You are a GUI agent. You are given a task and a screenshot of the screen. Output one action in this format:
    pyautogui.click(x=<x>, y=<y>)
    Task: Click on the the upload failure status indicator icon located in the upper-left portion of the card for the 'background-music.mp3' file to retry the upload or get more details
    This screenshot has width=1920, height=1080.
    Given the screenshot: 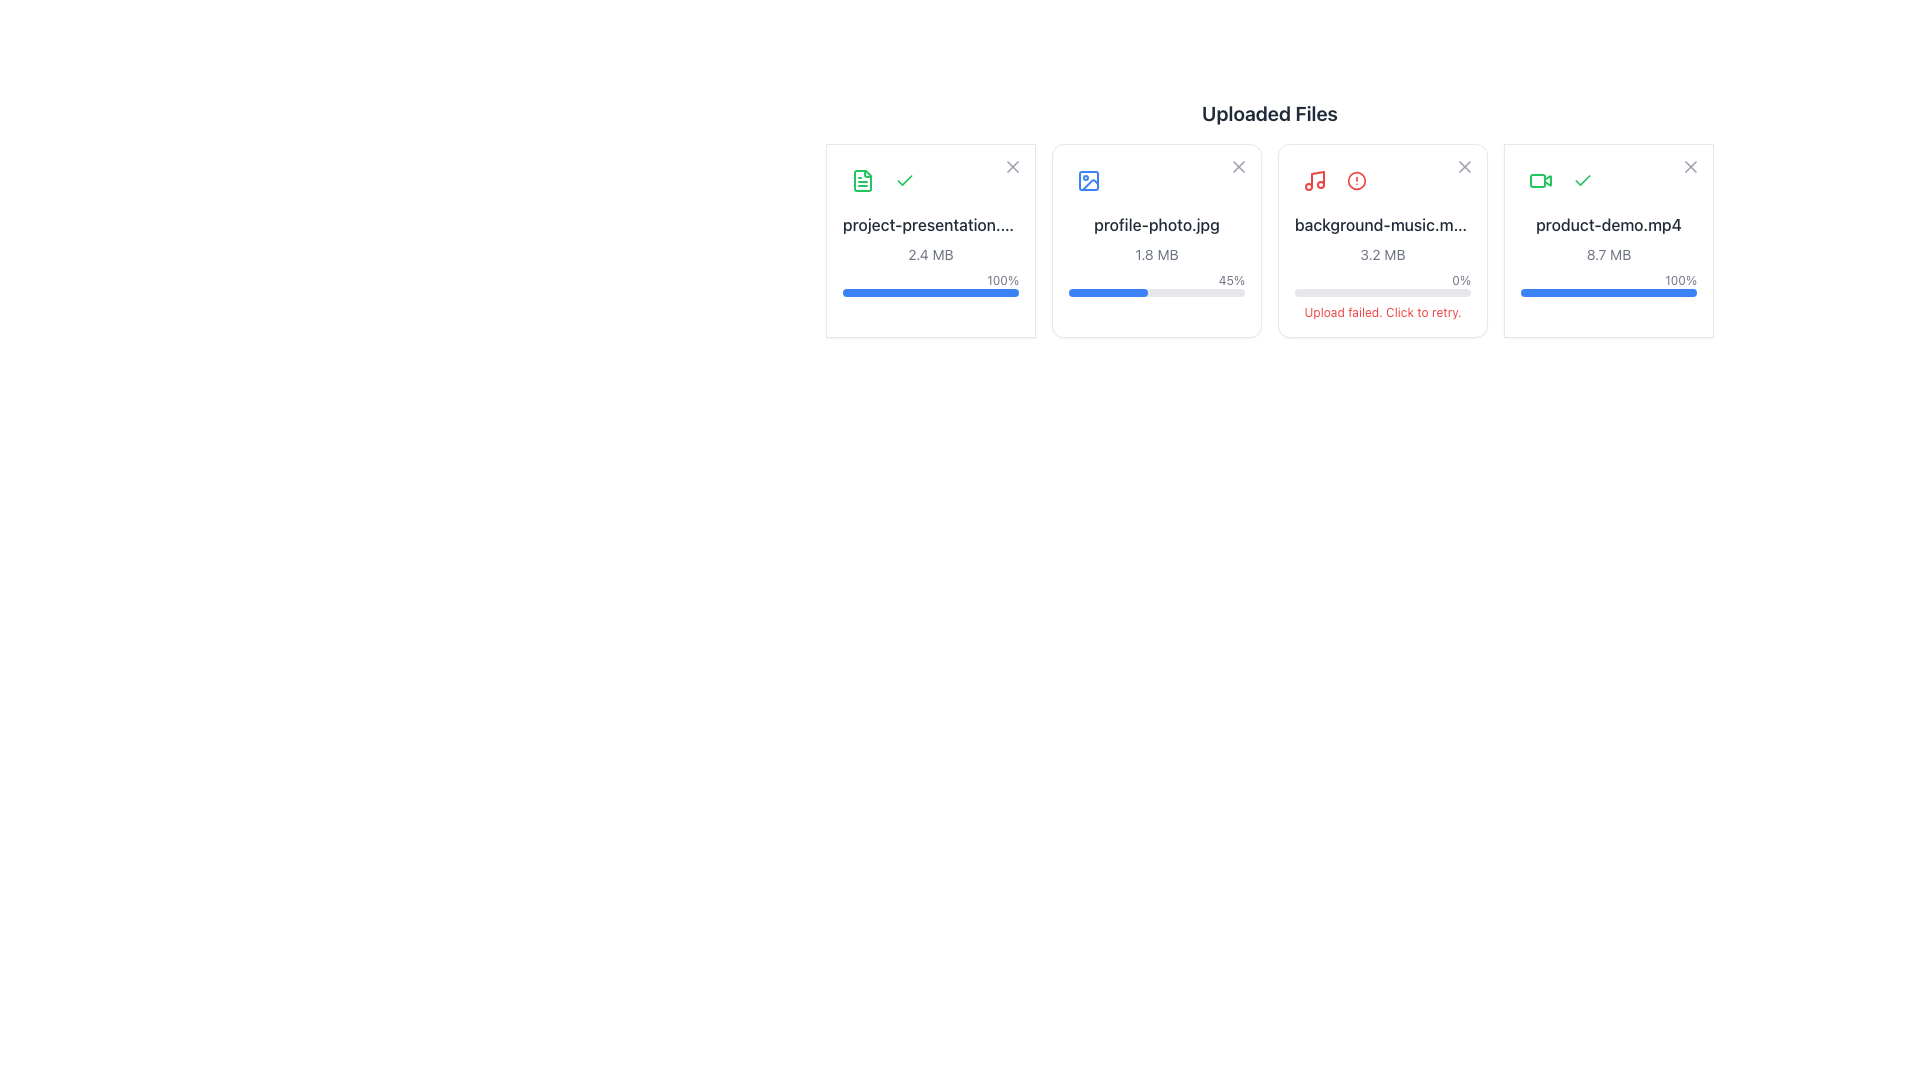 What is the action you would take?
    pyautogui.click(x=1315, y=181)
    